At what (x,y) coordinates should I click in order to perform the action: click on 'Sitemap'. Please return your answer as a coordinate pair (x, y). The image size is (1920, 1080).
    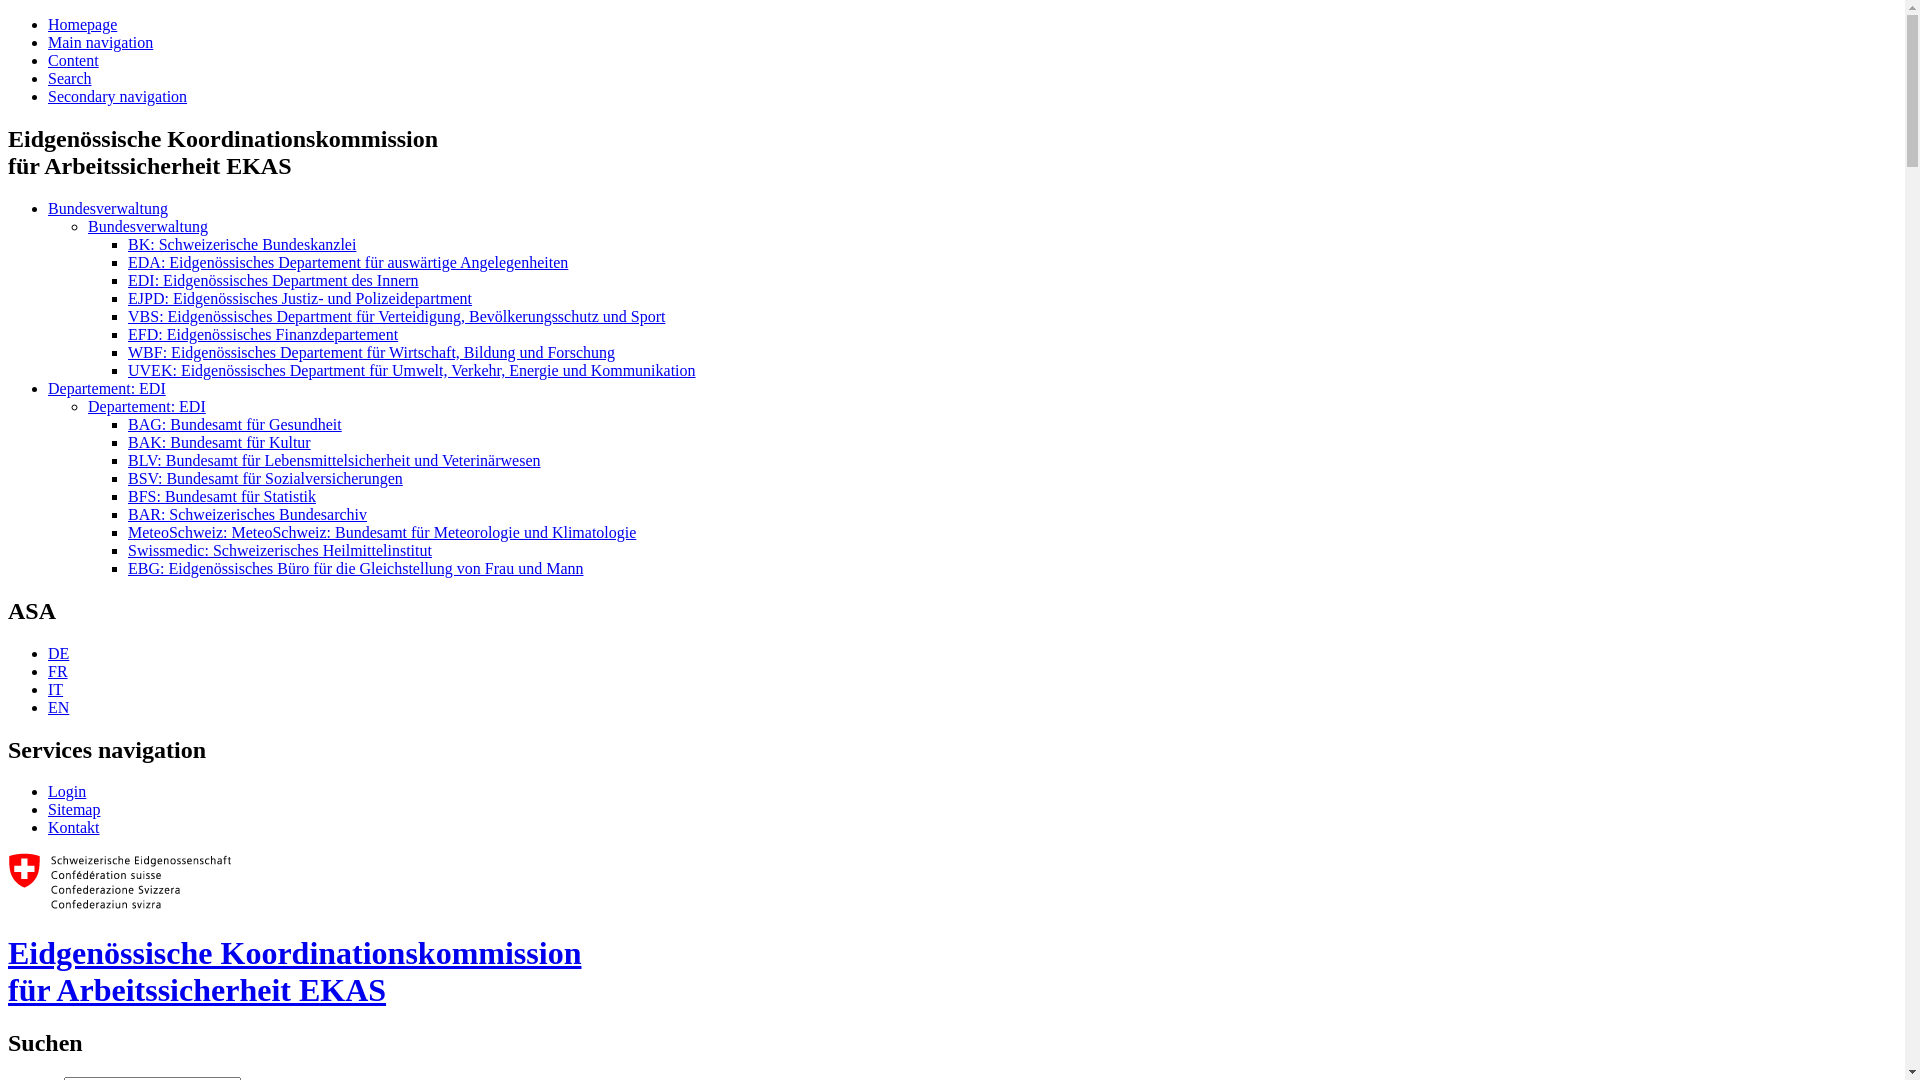
    Looking at the image, I should click on (73, 808).